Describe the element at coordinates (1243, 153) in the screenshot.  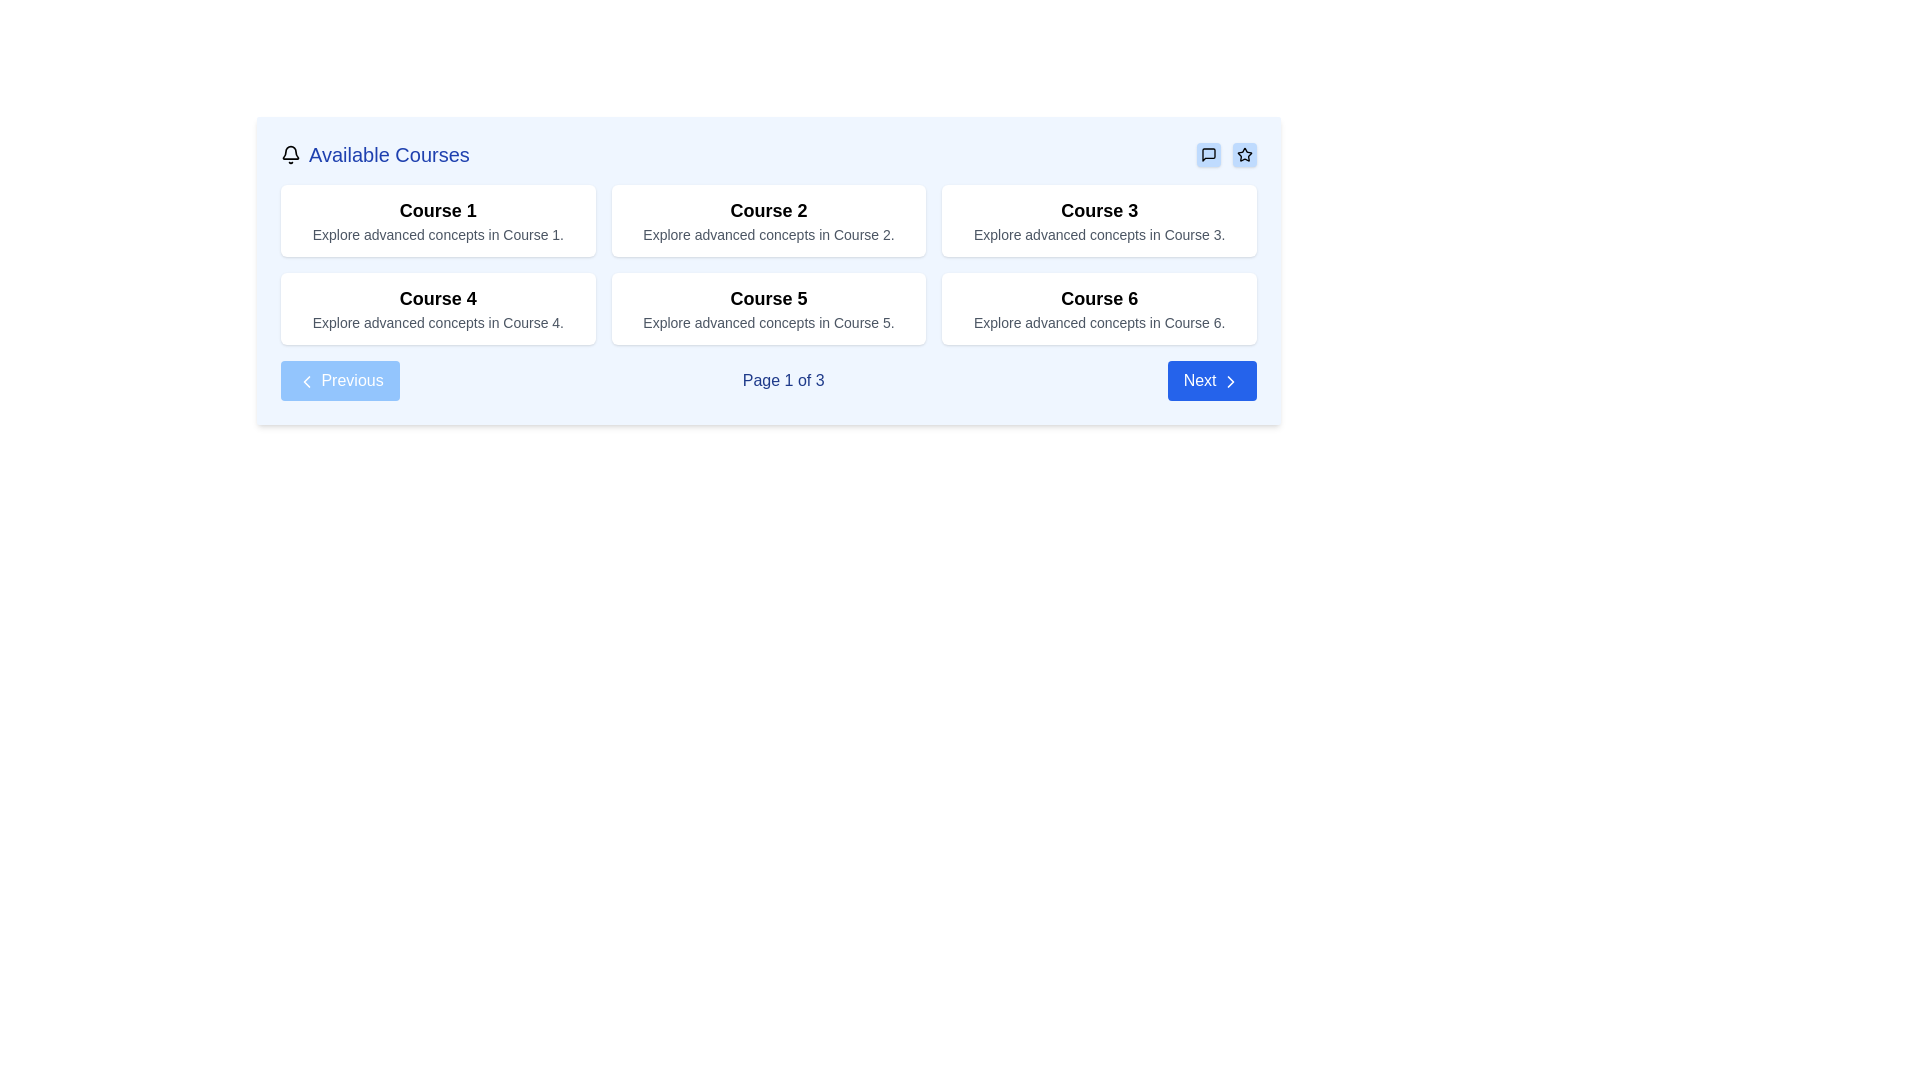
I see `the star icon button located at the top-right corner of the panel above the courses grid` at that location.